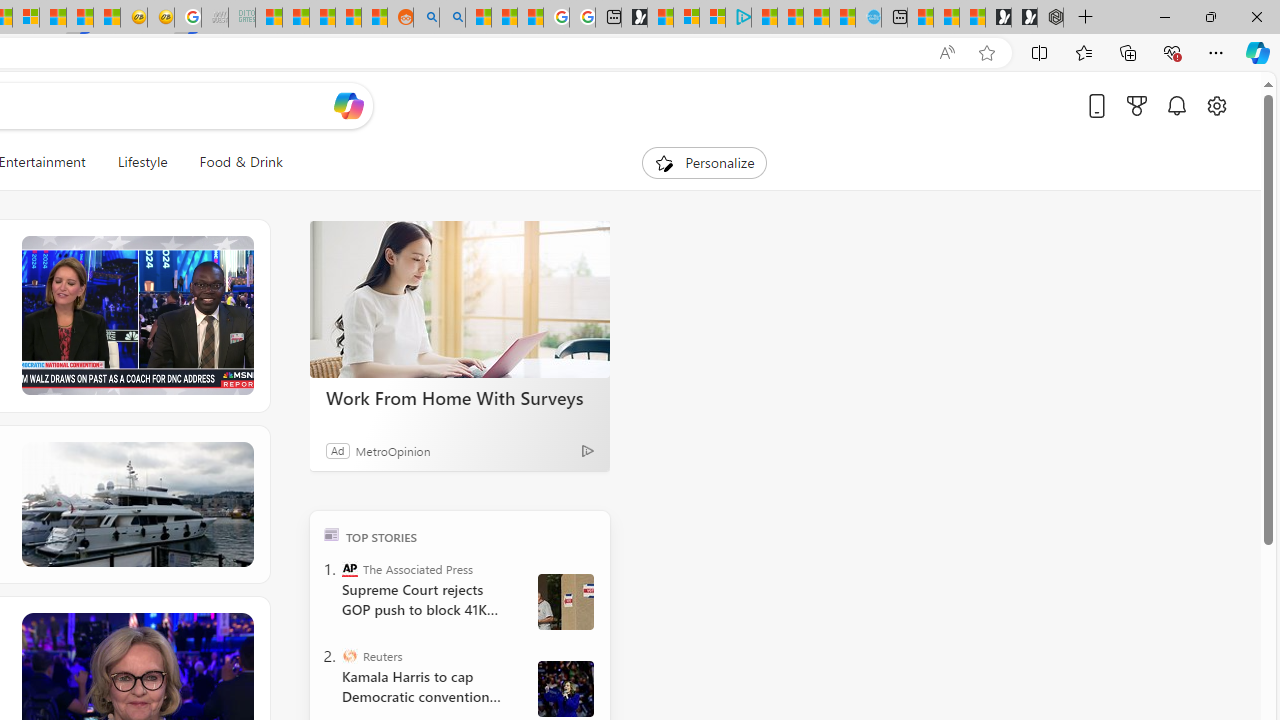 This screenshot has height=720, width=1280. What do you see at coordinates (350, 568) in the screenshot?
I see `'The Associated Press'` at bounding box center [350, 568].